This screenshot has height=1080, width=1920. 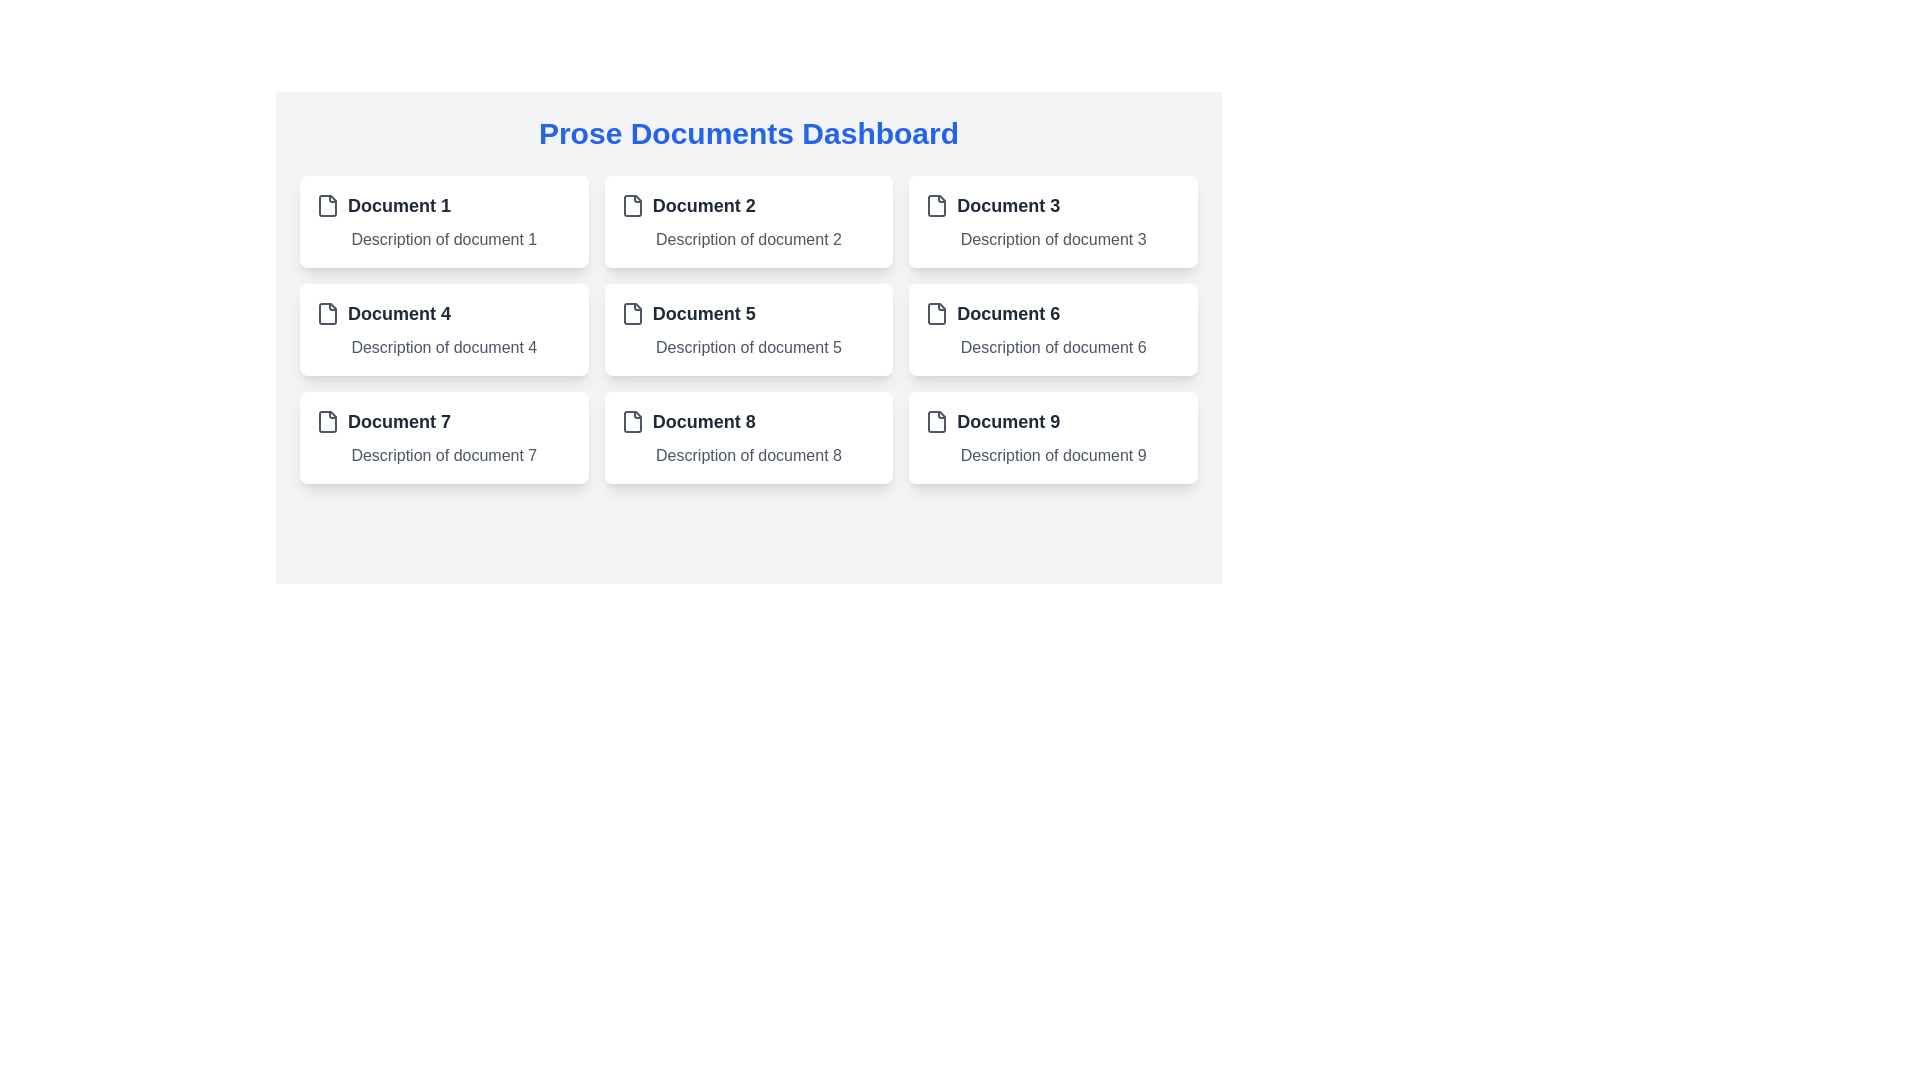 I want to click on the document icon located in the sixth document card, which is in the second column of the third row, to the left of the 'Document 6' label, so click(x=935, y=313).